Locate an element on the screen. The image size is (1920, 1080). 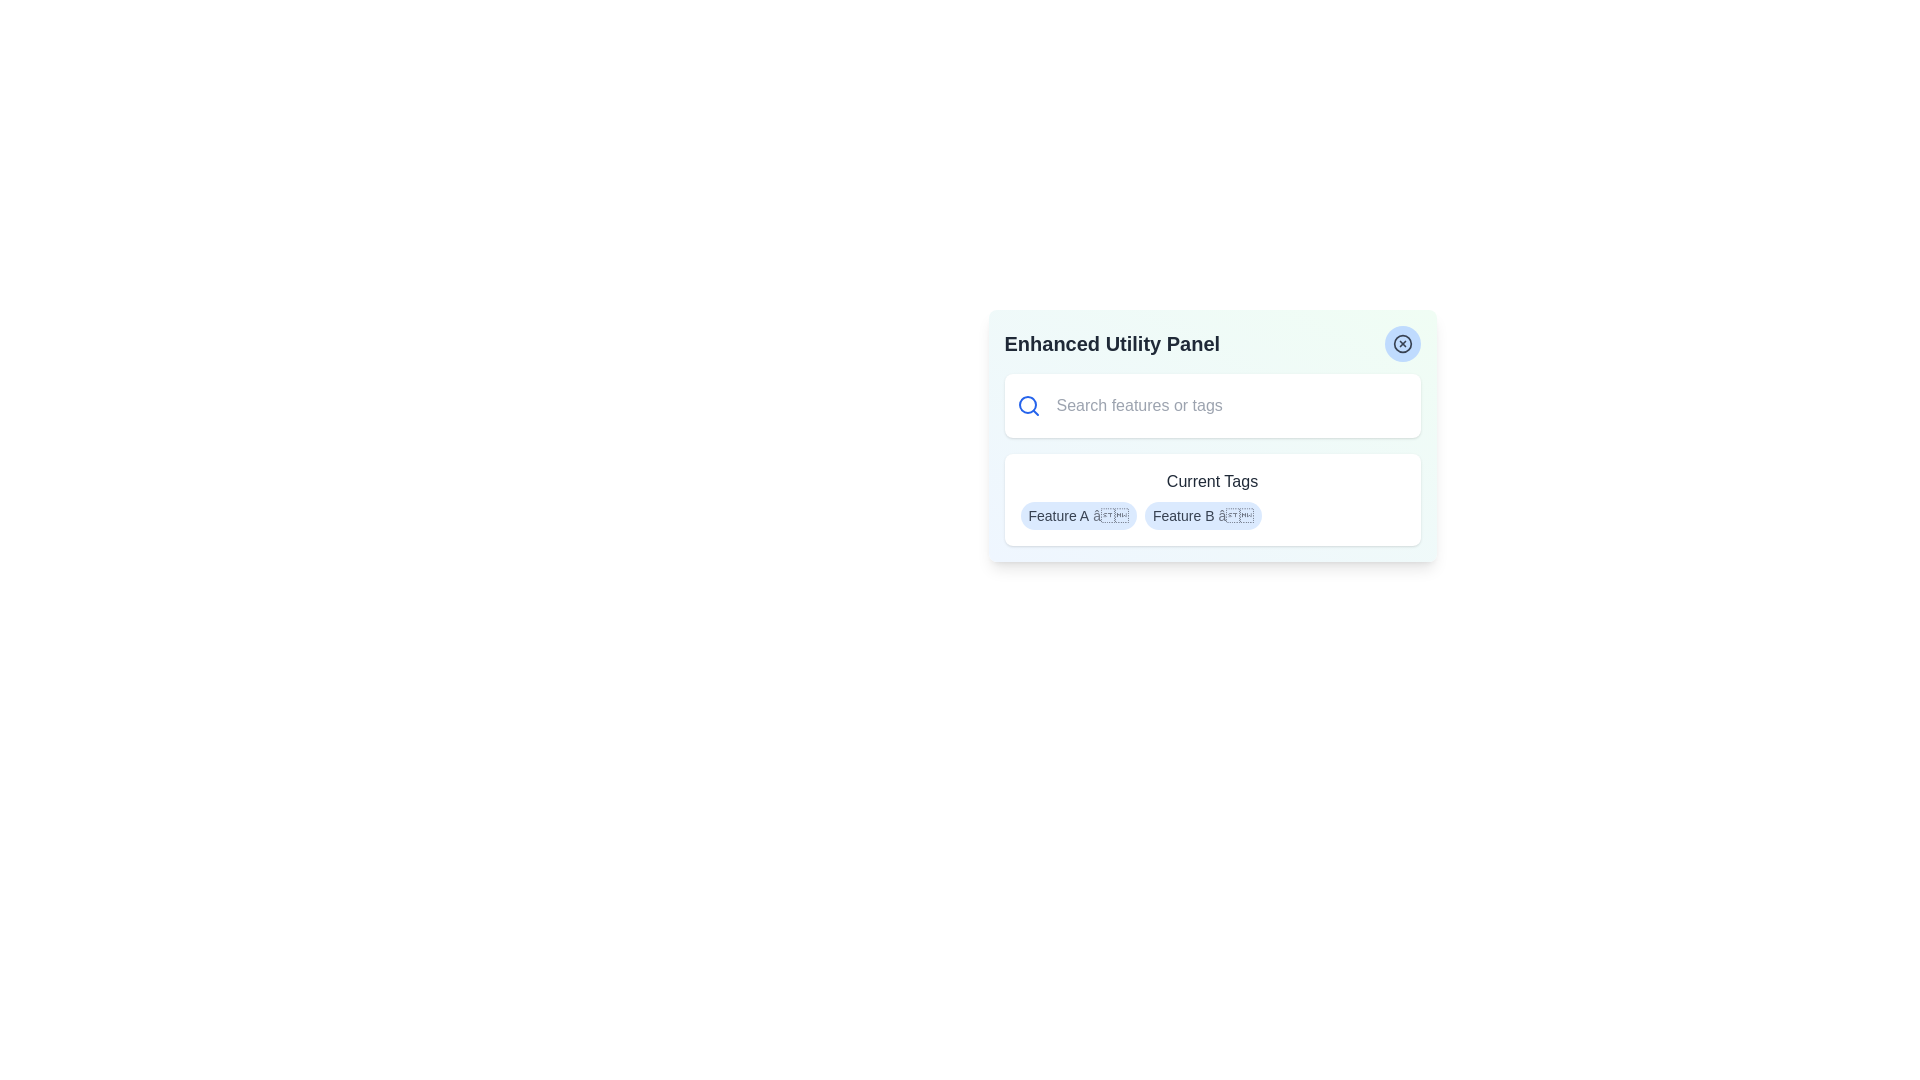
the cancel icon, which is a circular shape with an 'X' inside, located in the top-right corner of the Enhanced Utility Panel is located at coordinates (1401, 342).